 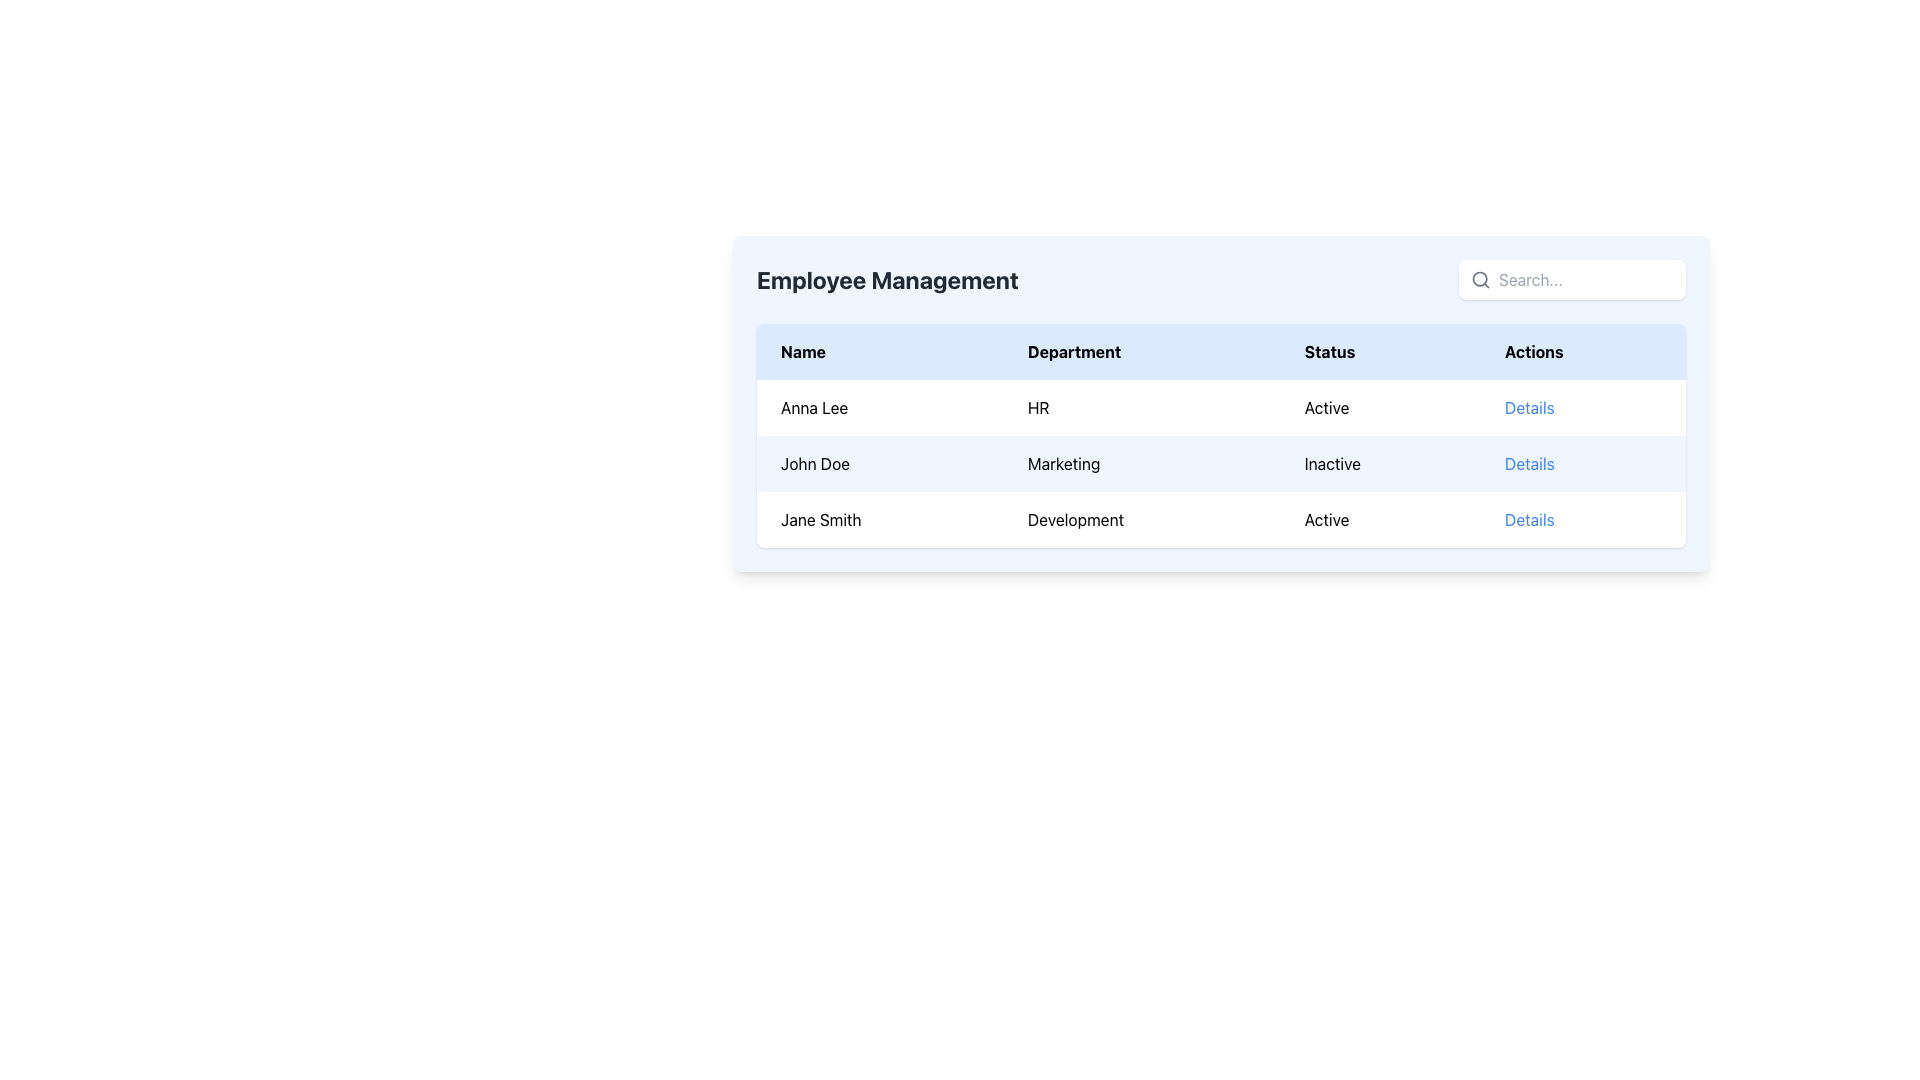 What do you see at coordinates (1528, 519) in the screenshot?
I see `the 'Details' hyperlink in blue font located in the third row of the 'Actions' column in the 'Employee Management' table` at bounding box center [1528, 519].